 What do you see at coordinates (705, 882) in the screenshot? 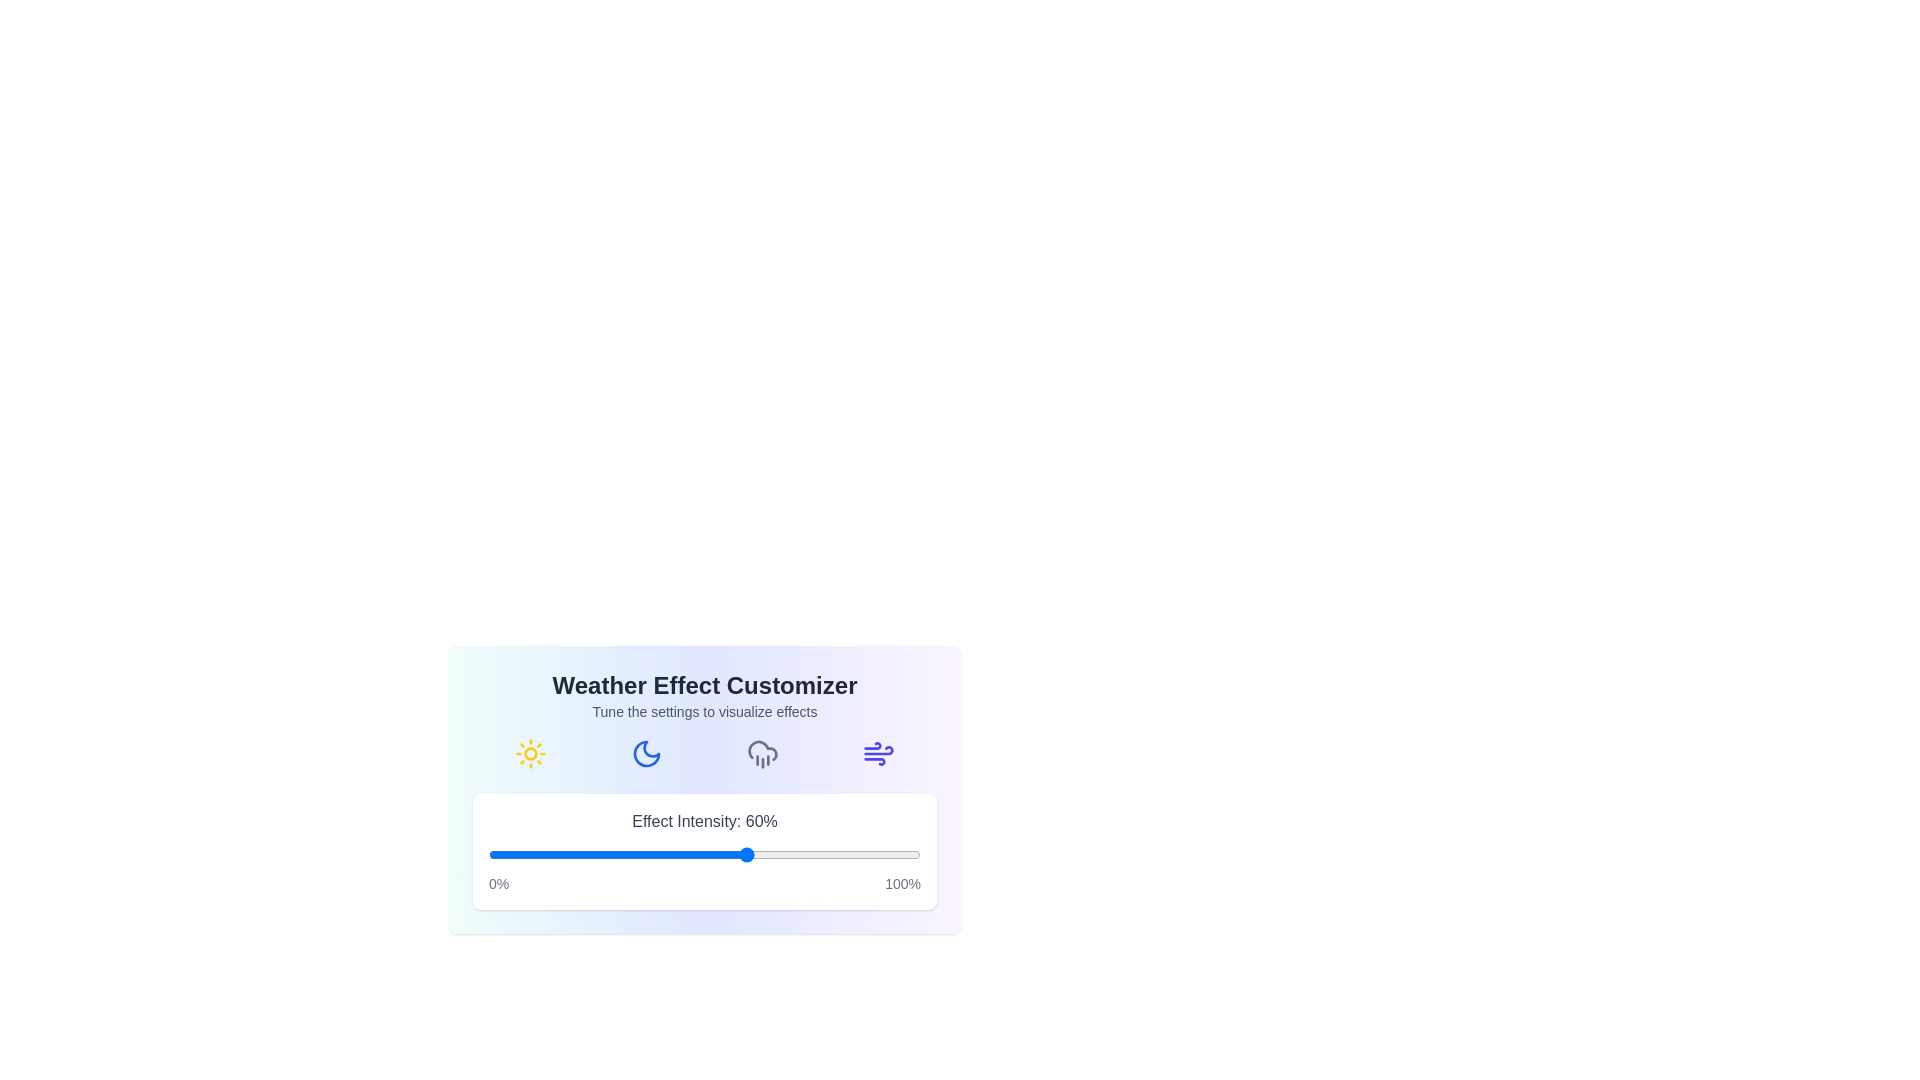
I see `the text label displaying '0%' and '100%' at the bottom of the effect intensity slider, which is styled with light gray color and small font size` at bounding box center [705, 882].